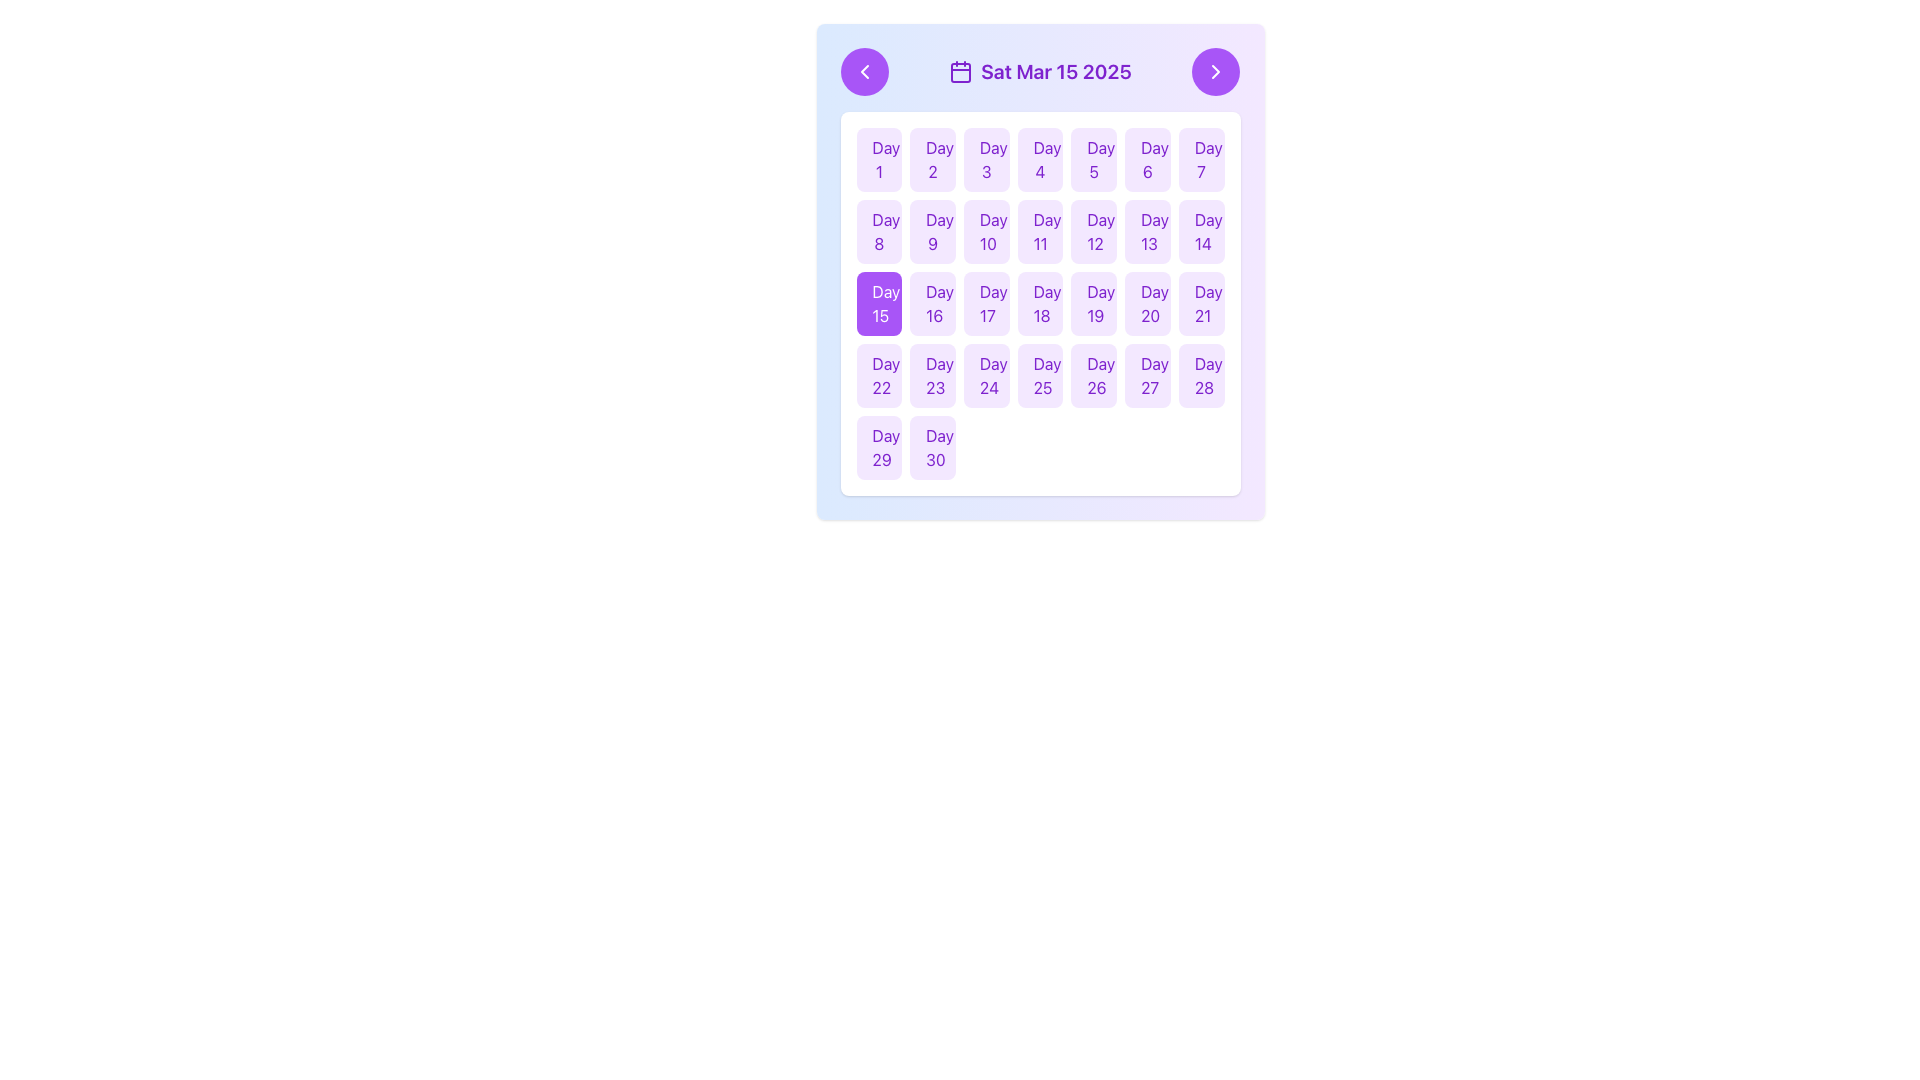  I want to click on the 'Day 12' button, which is a light purple rectangular button with rounded corners, displaying the text 'Day 12' in purple, located in the second row and fifth column of the grid layout, so click(1093, 230).